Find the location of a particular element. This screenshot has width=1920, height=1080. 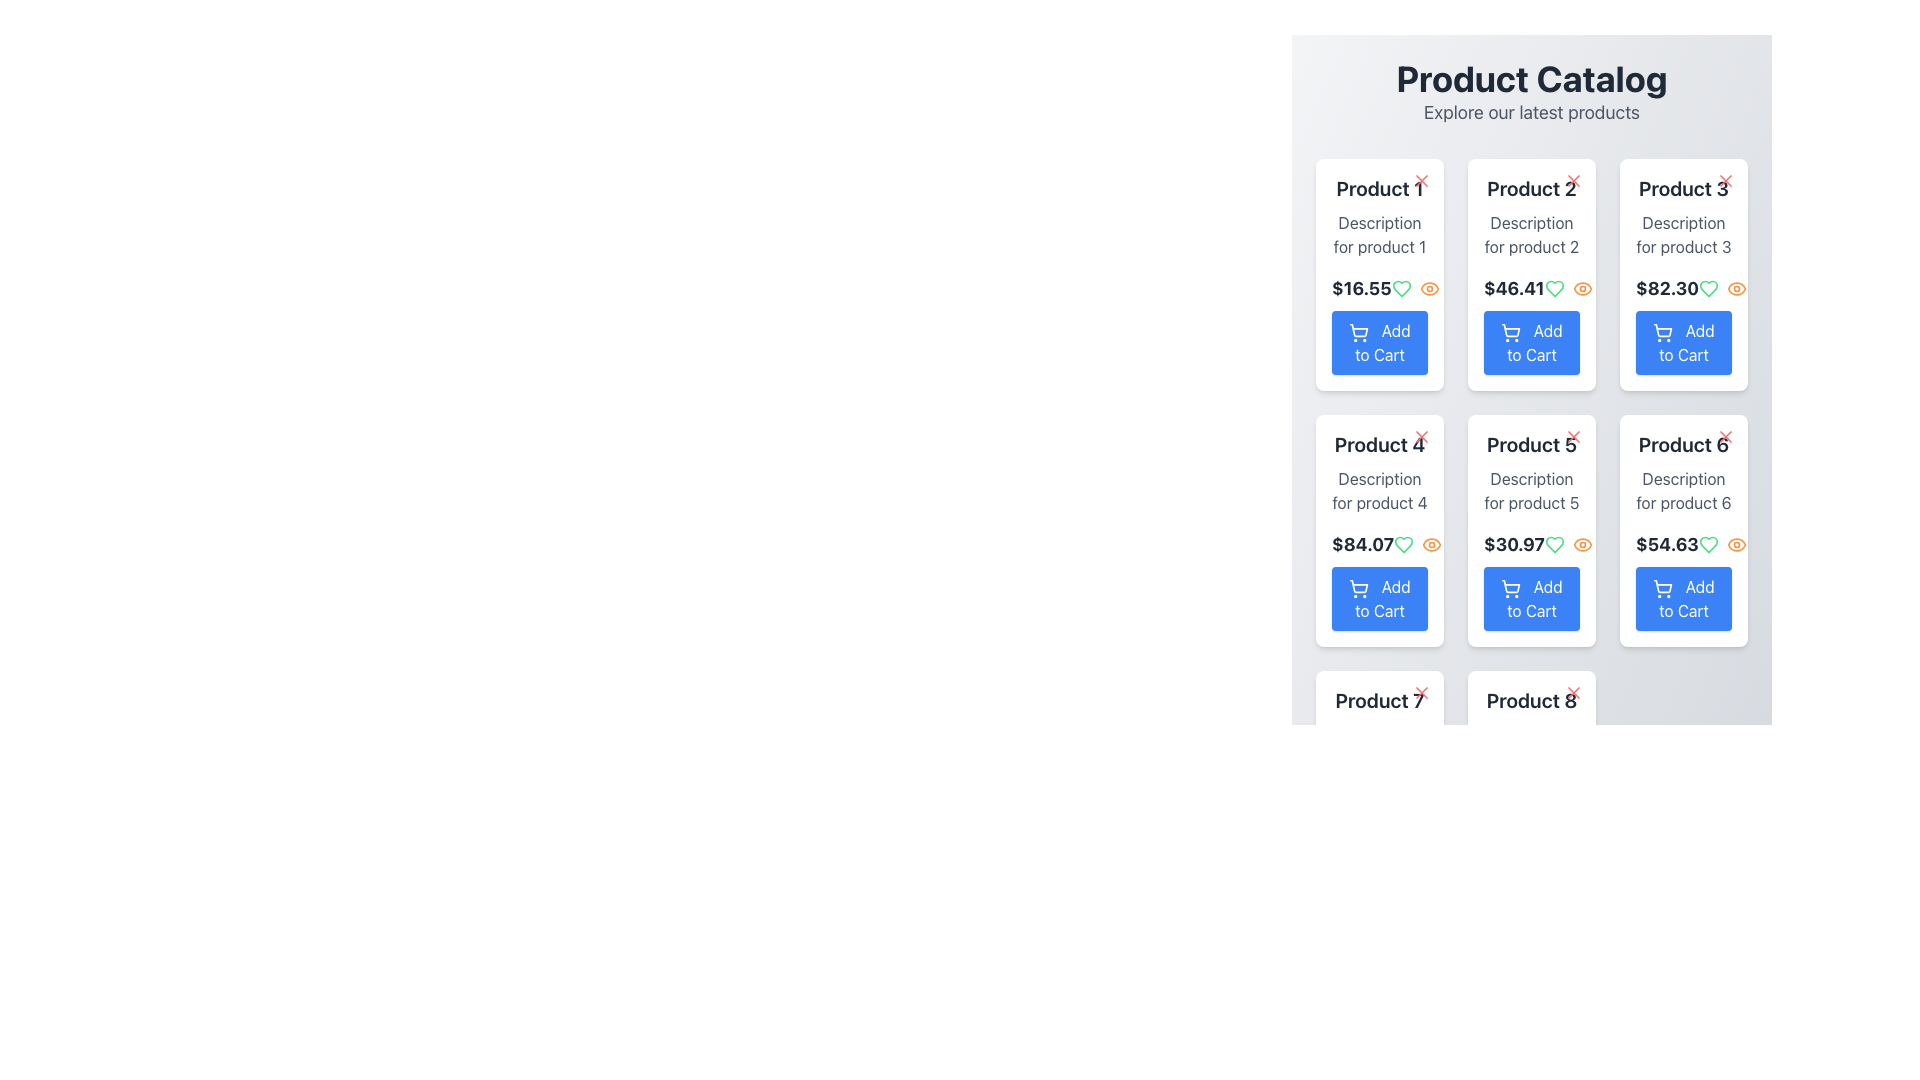

the label or title for the product item located at the top section of the second card in the first row of the grid layout, below 'Product Catalog' is located at coordinates (1530, 189).